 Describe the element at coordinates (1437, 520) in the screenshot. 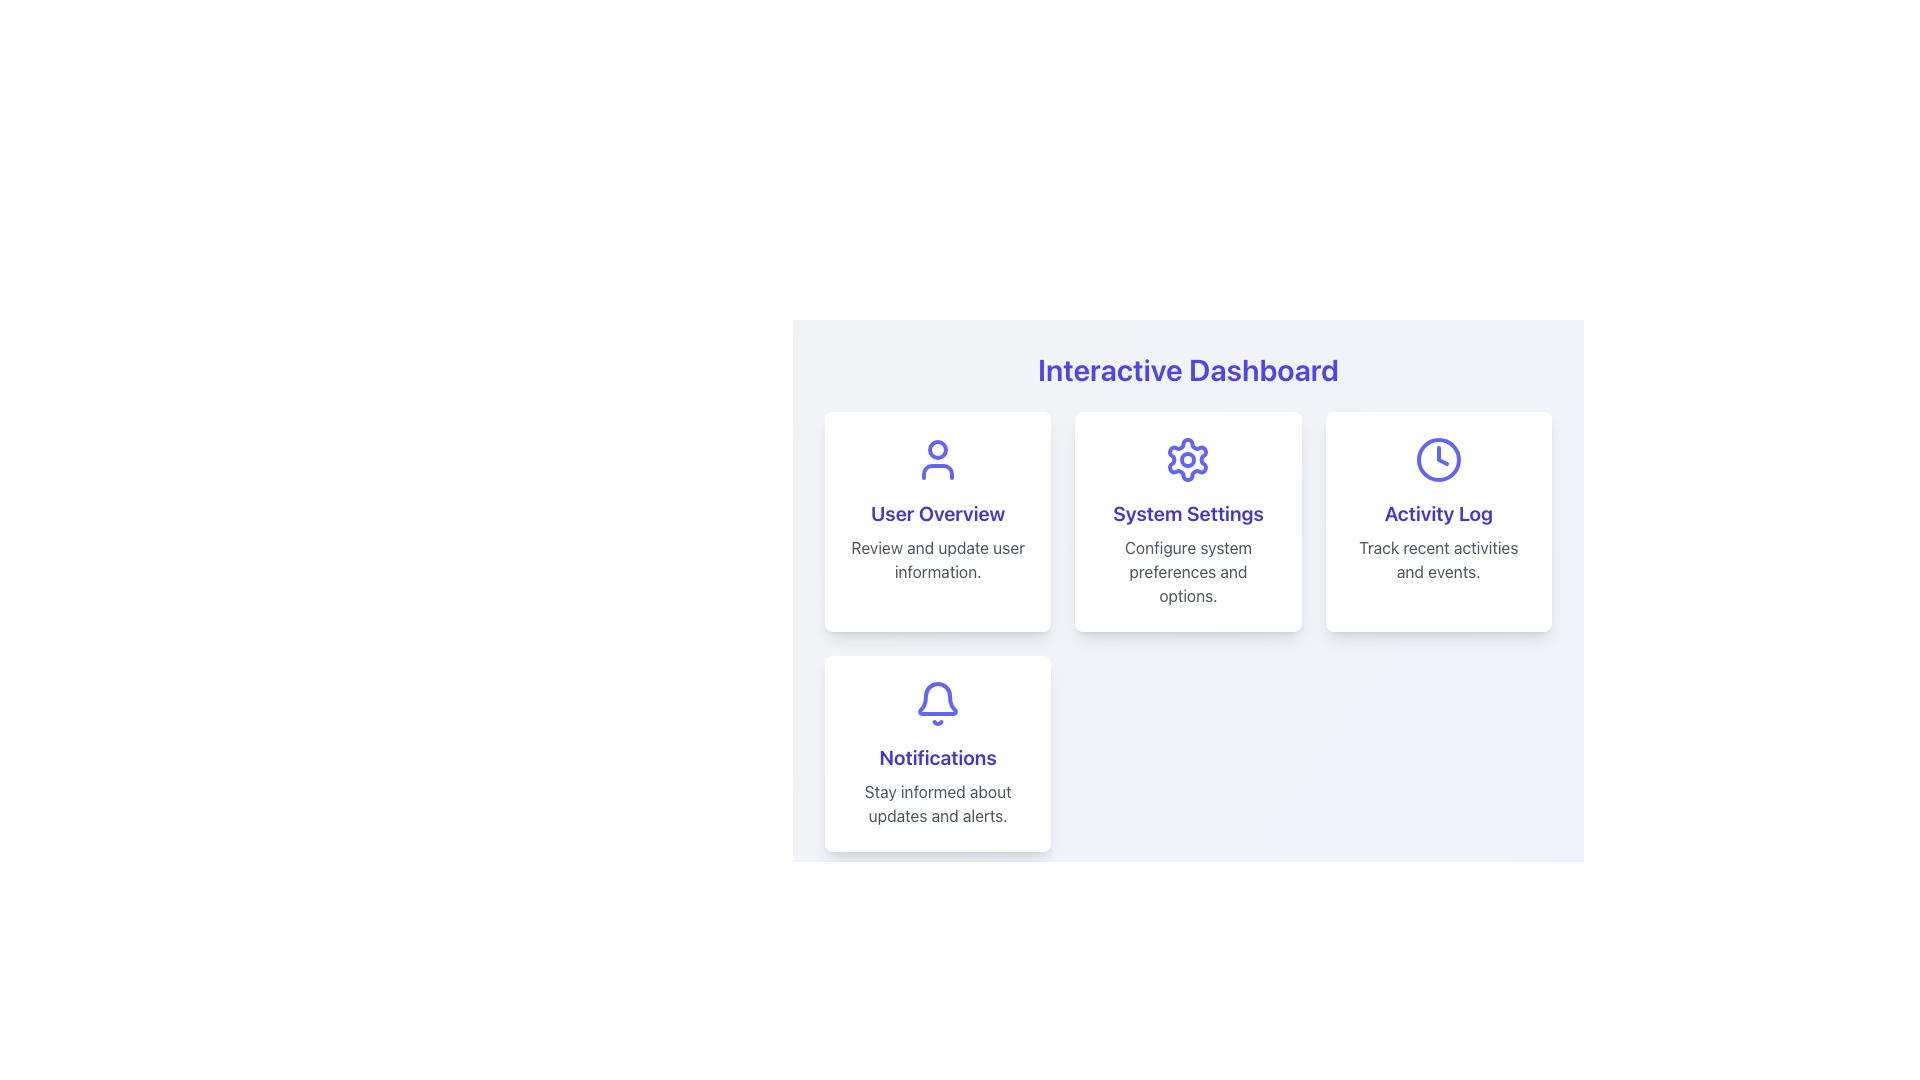

I see `the third card in the grid layout located in the top-right corner` at that location.